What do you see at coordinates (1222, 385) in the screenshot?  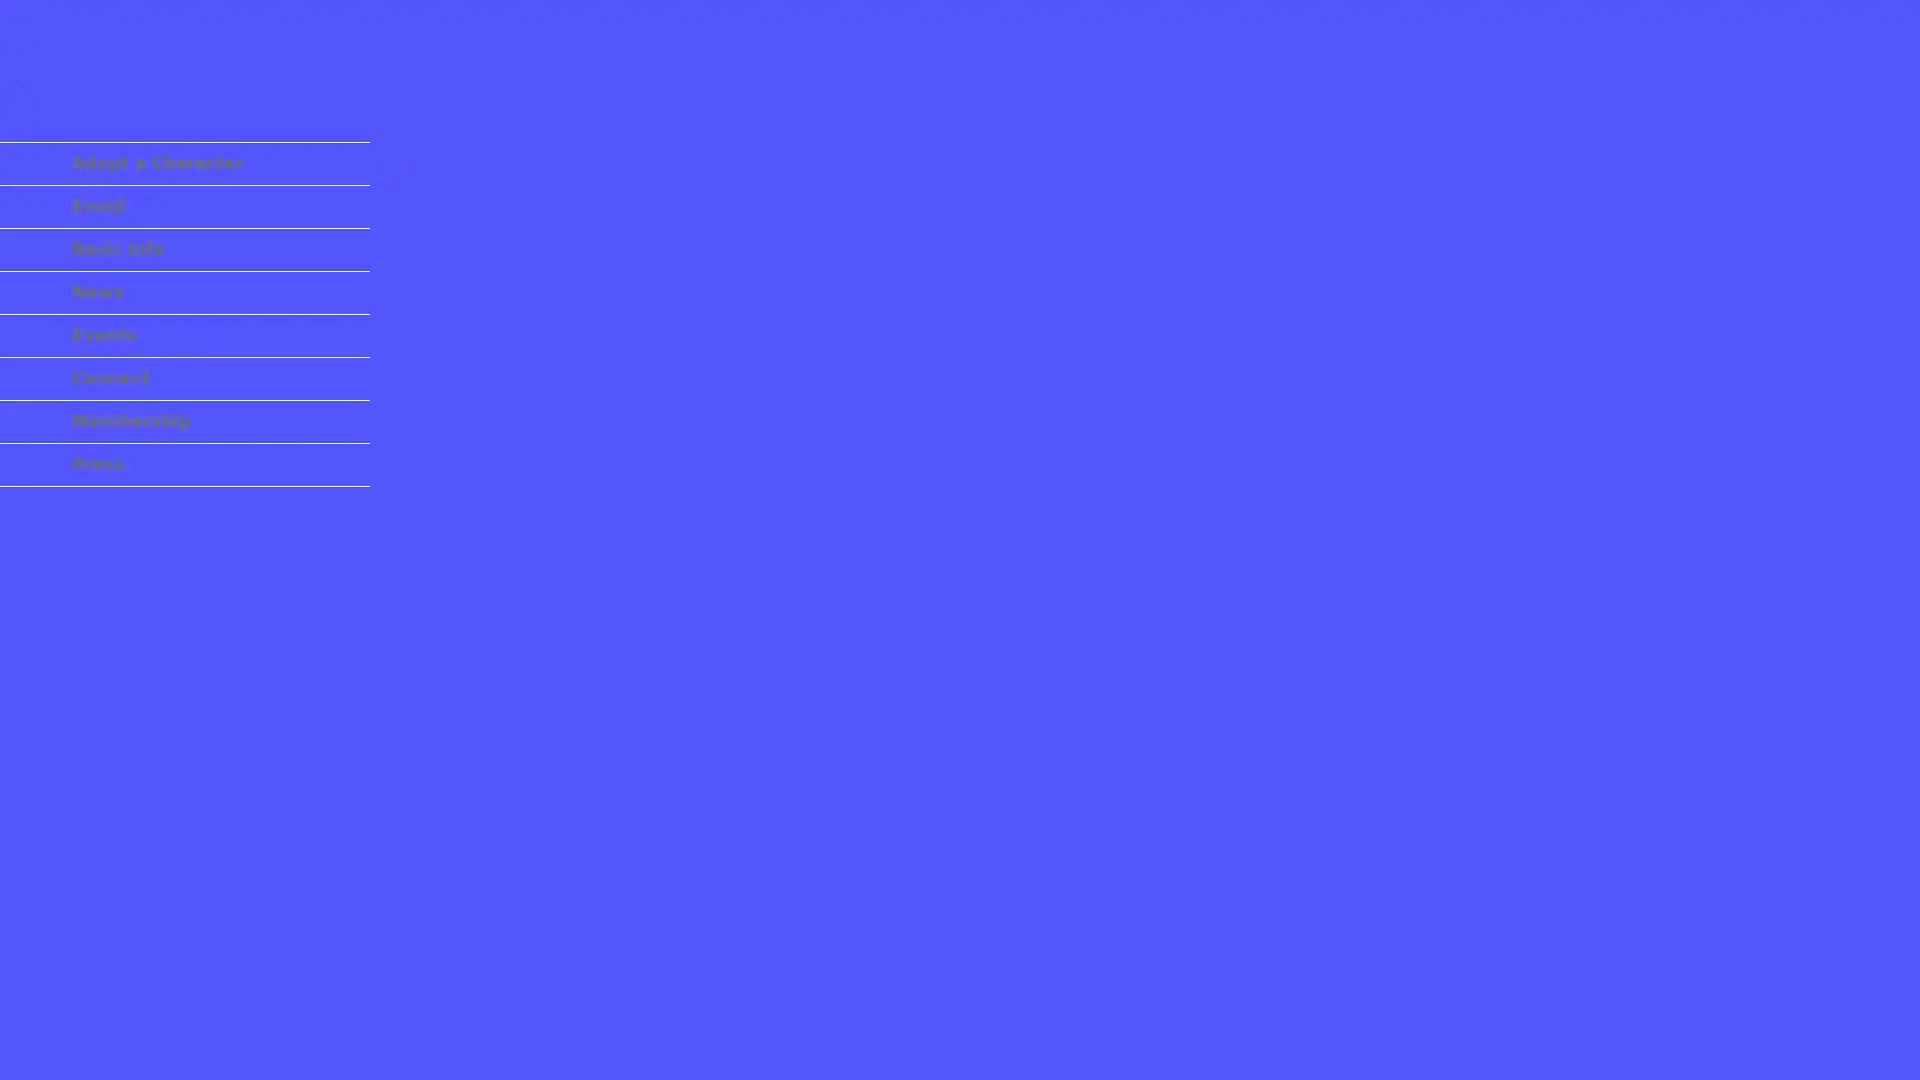 I see `U+65E6` at bounding box center [1222, 385].